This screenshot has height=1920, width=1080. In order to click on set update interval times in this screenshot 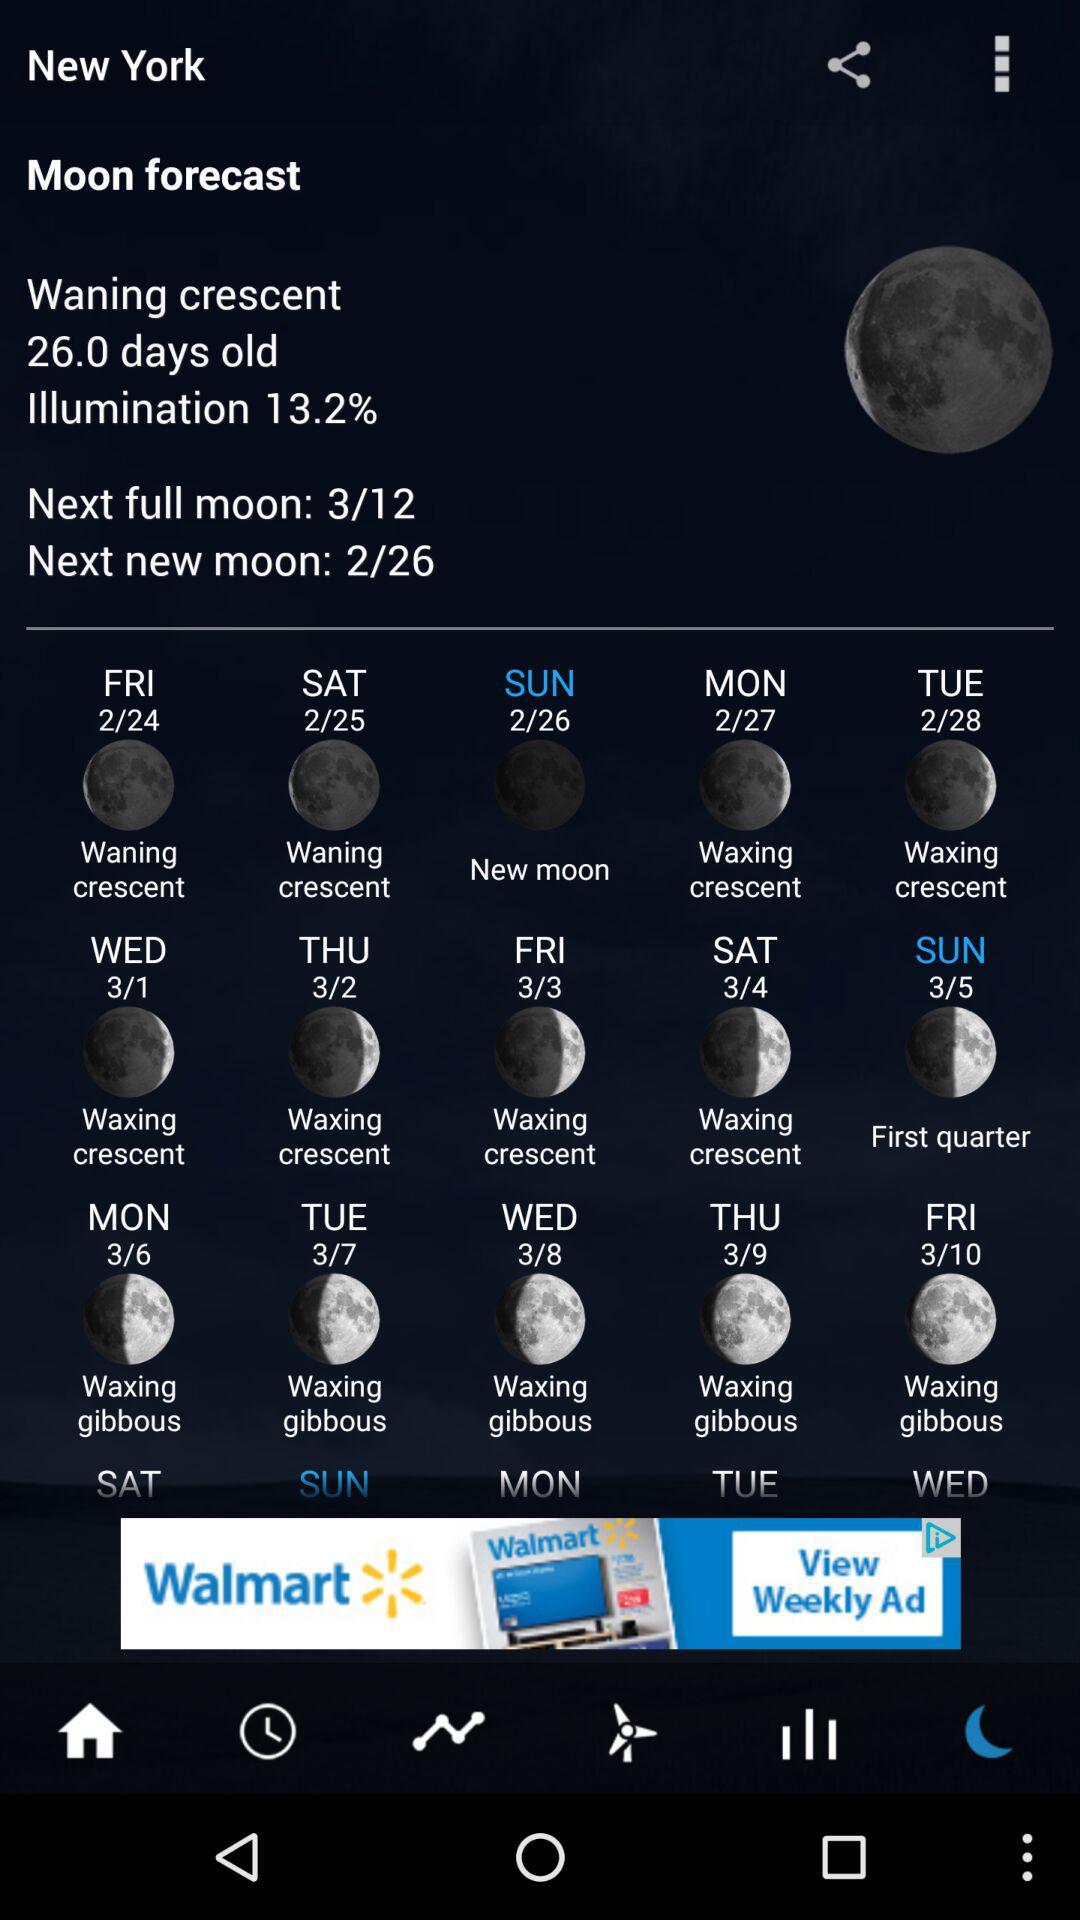, I will do `click(270, 1728)`.